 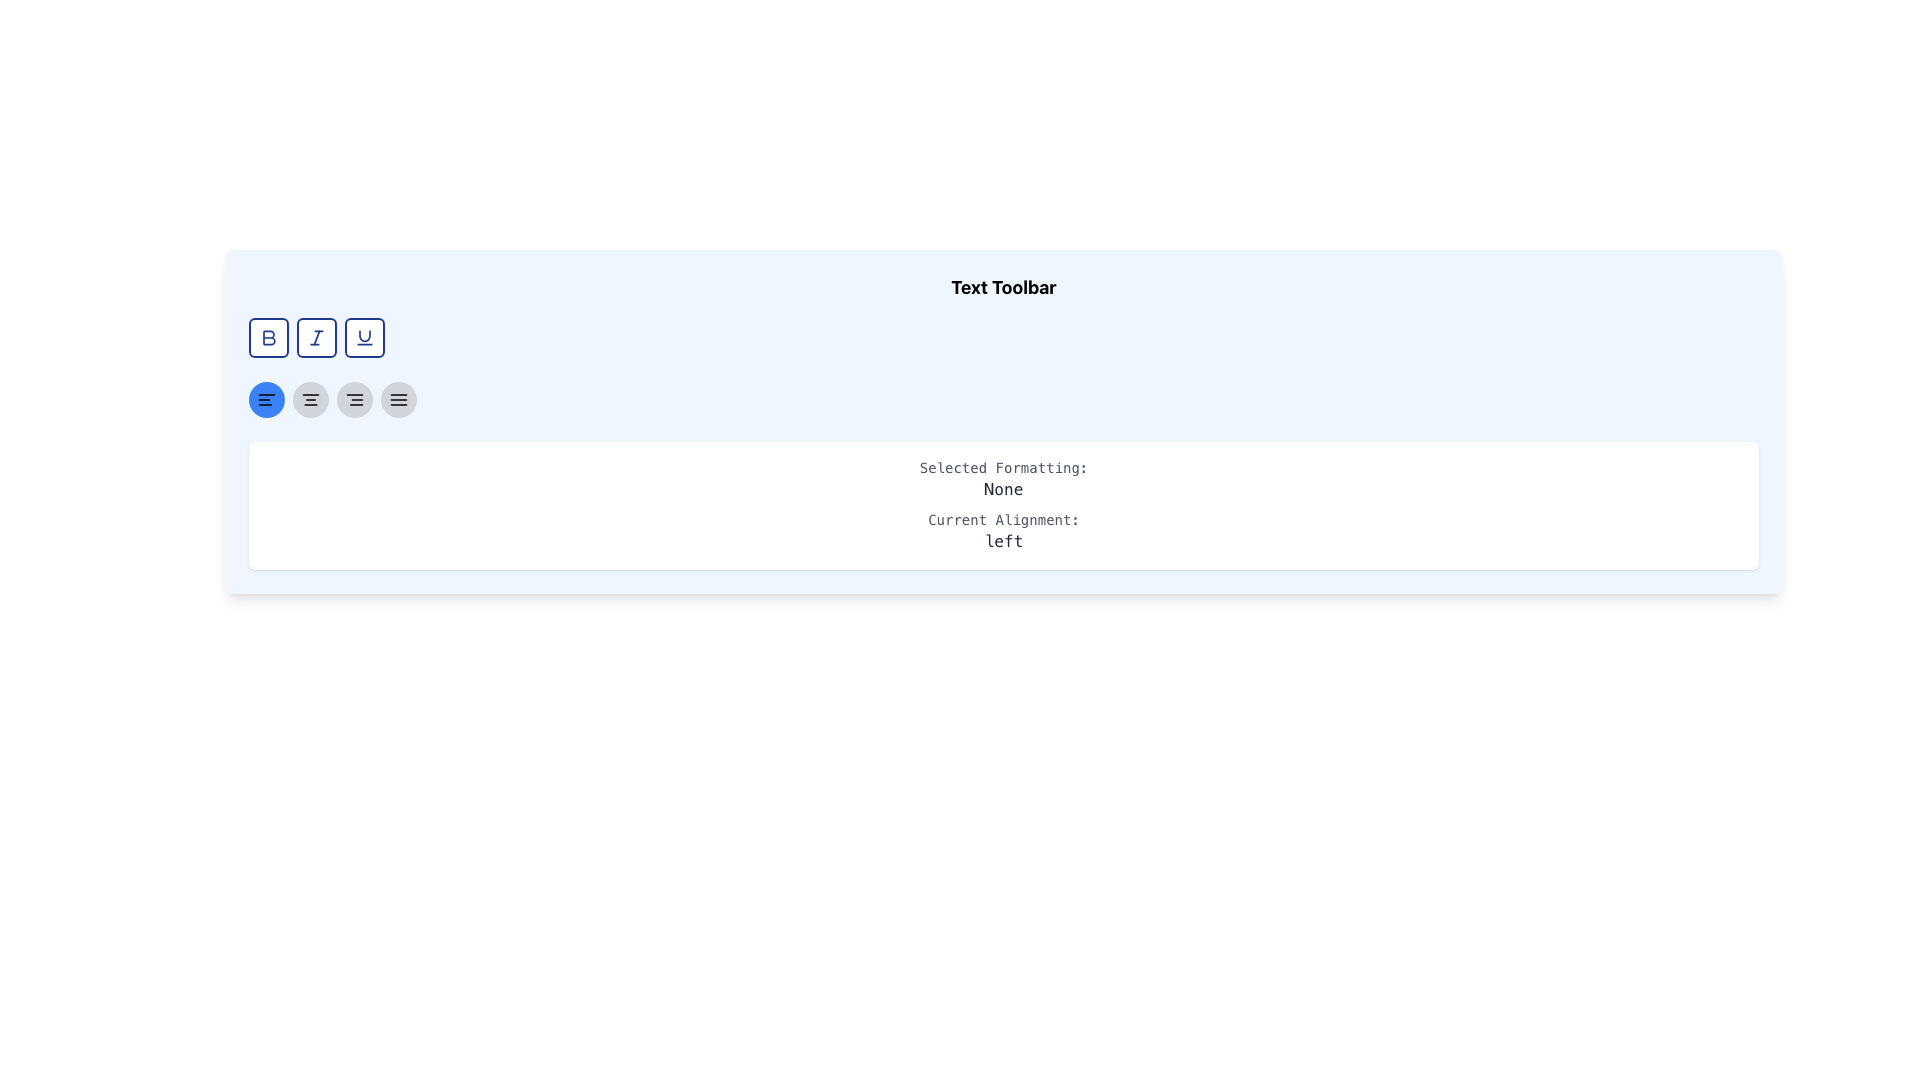 What do you see at coordinates (1003, 519) in the screenshot?
I see `Text Label that indicates the current text alignment mode, positioned below the label 'None' and above the text 'left'` at bounding box center [1003, 519].